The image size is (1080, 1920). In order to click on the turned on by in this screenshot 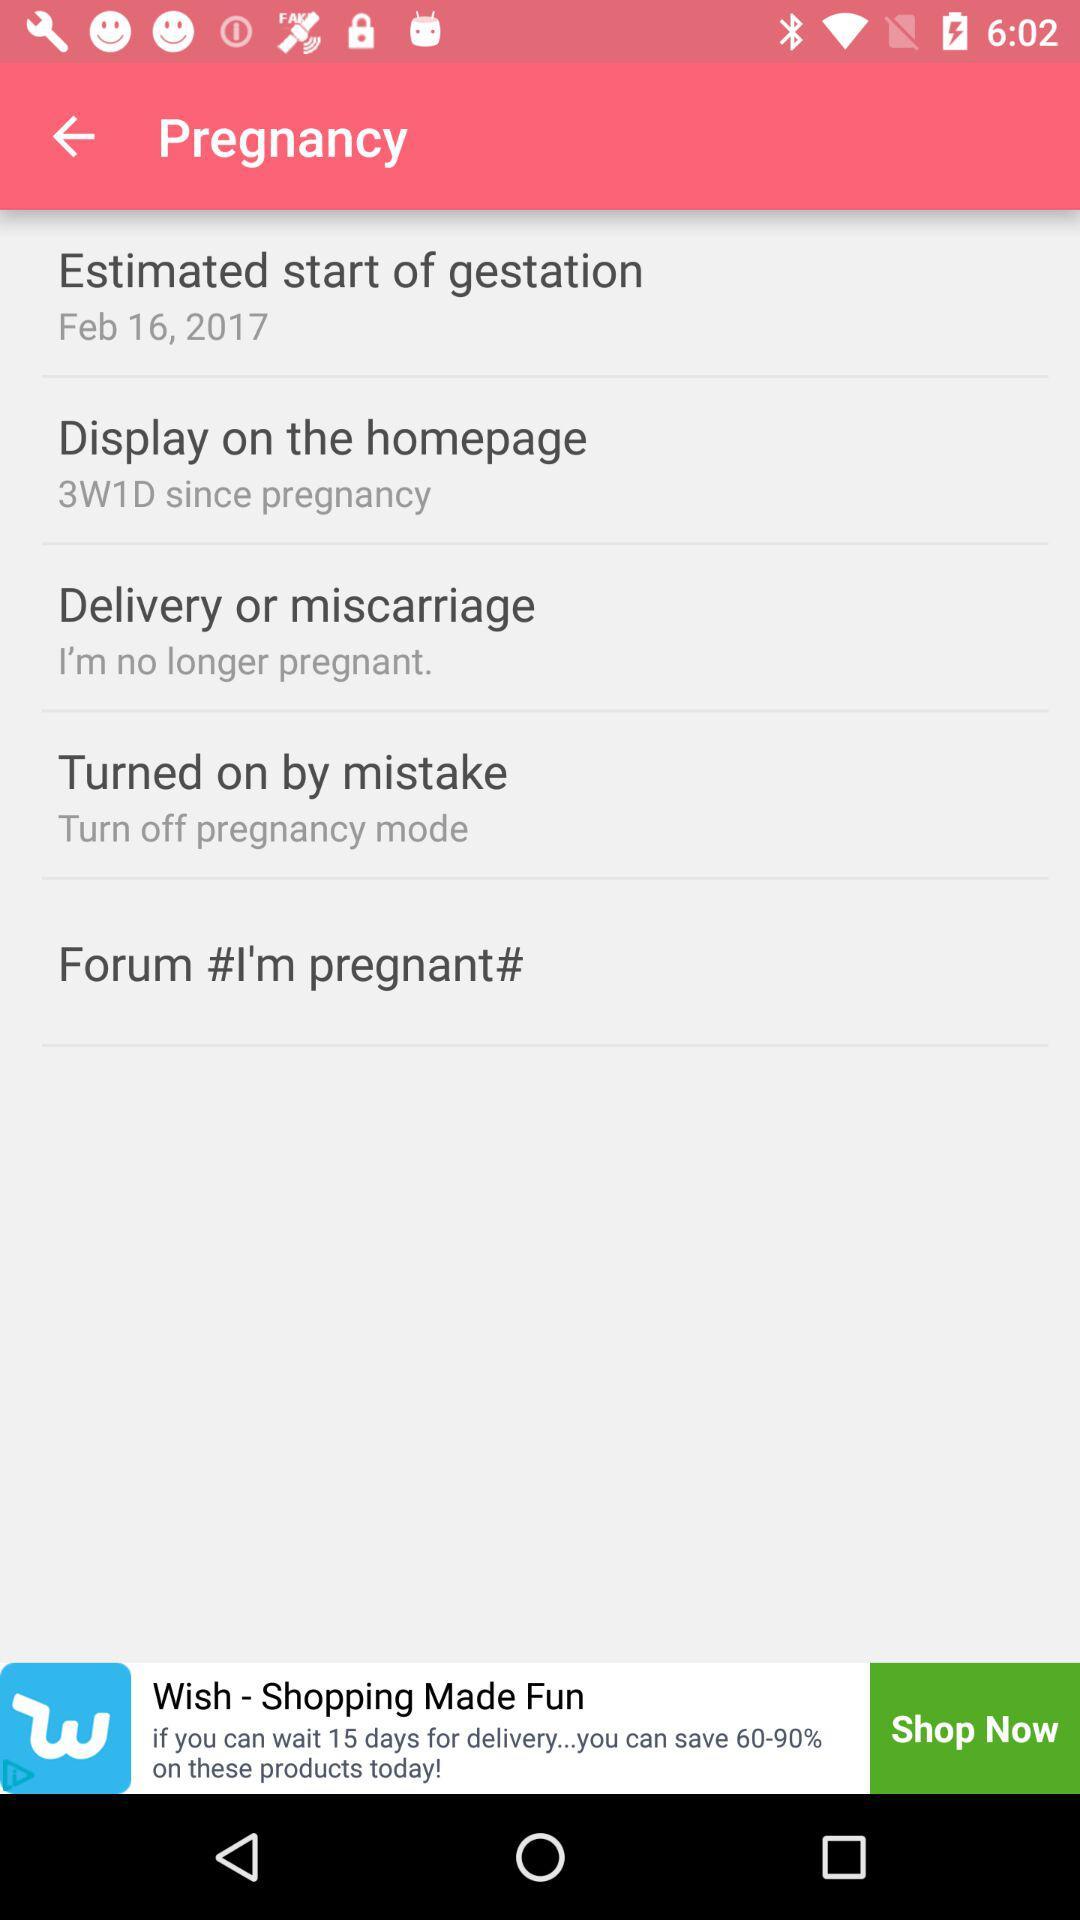, I will do `click(321, 769)`.